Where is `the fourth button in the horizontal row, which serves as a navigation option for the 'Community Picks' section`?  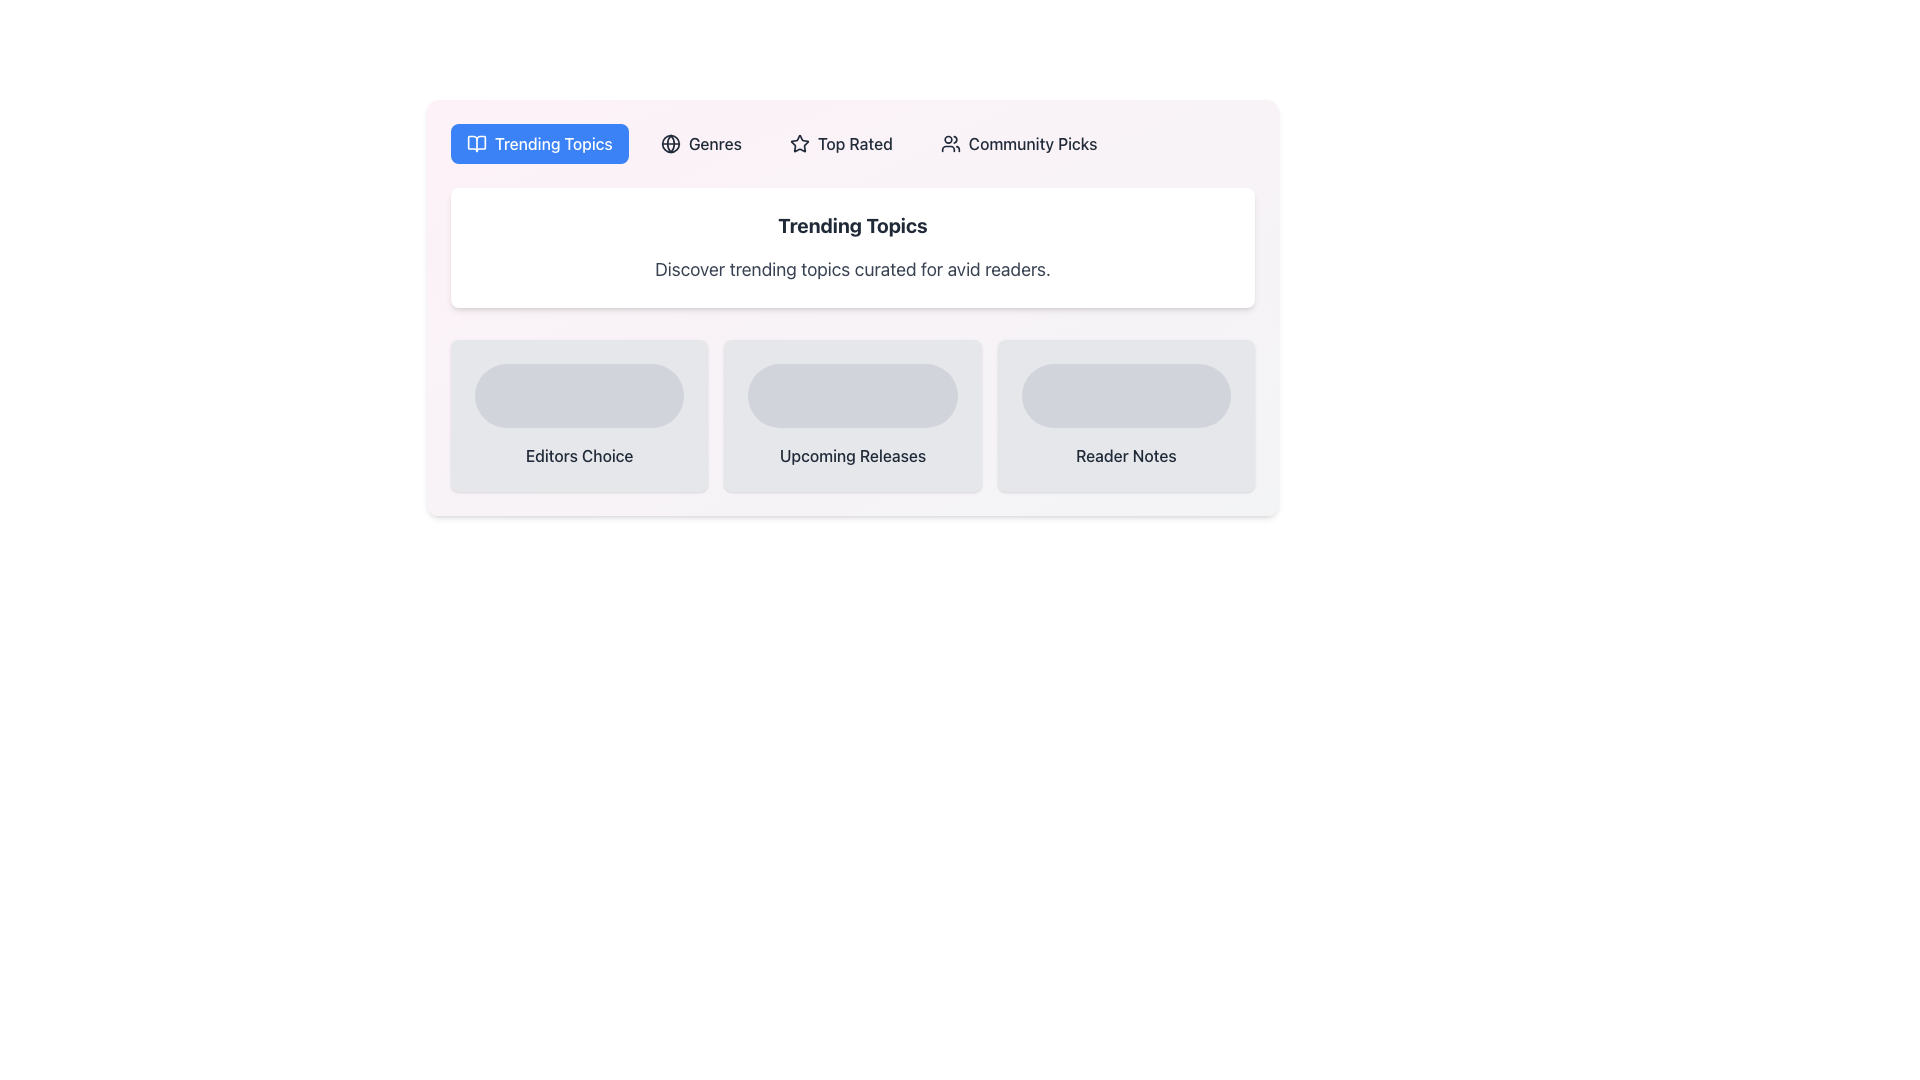 the fourth button in the horizontal row, which serves as a navigation option for the 'Community Picks' section is located at coordinates (1019, 142).